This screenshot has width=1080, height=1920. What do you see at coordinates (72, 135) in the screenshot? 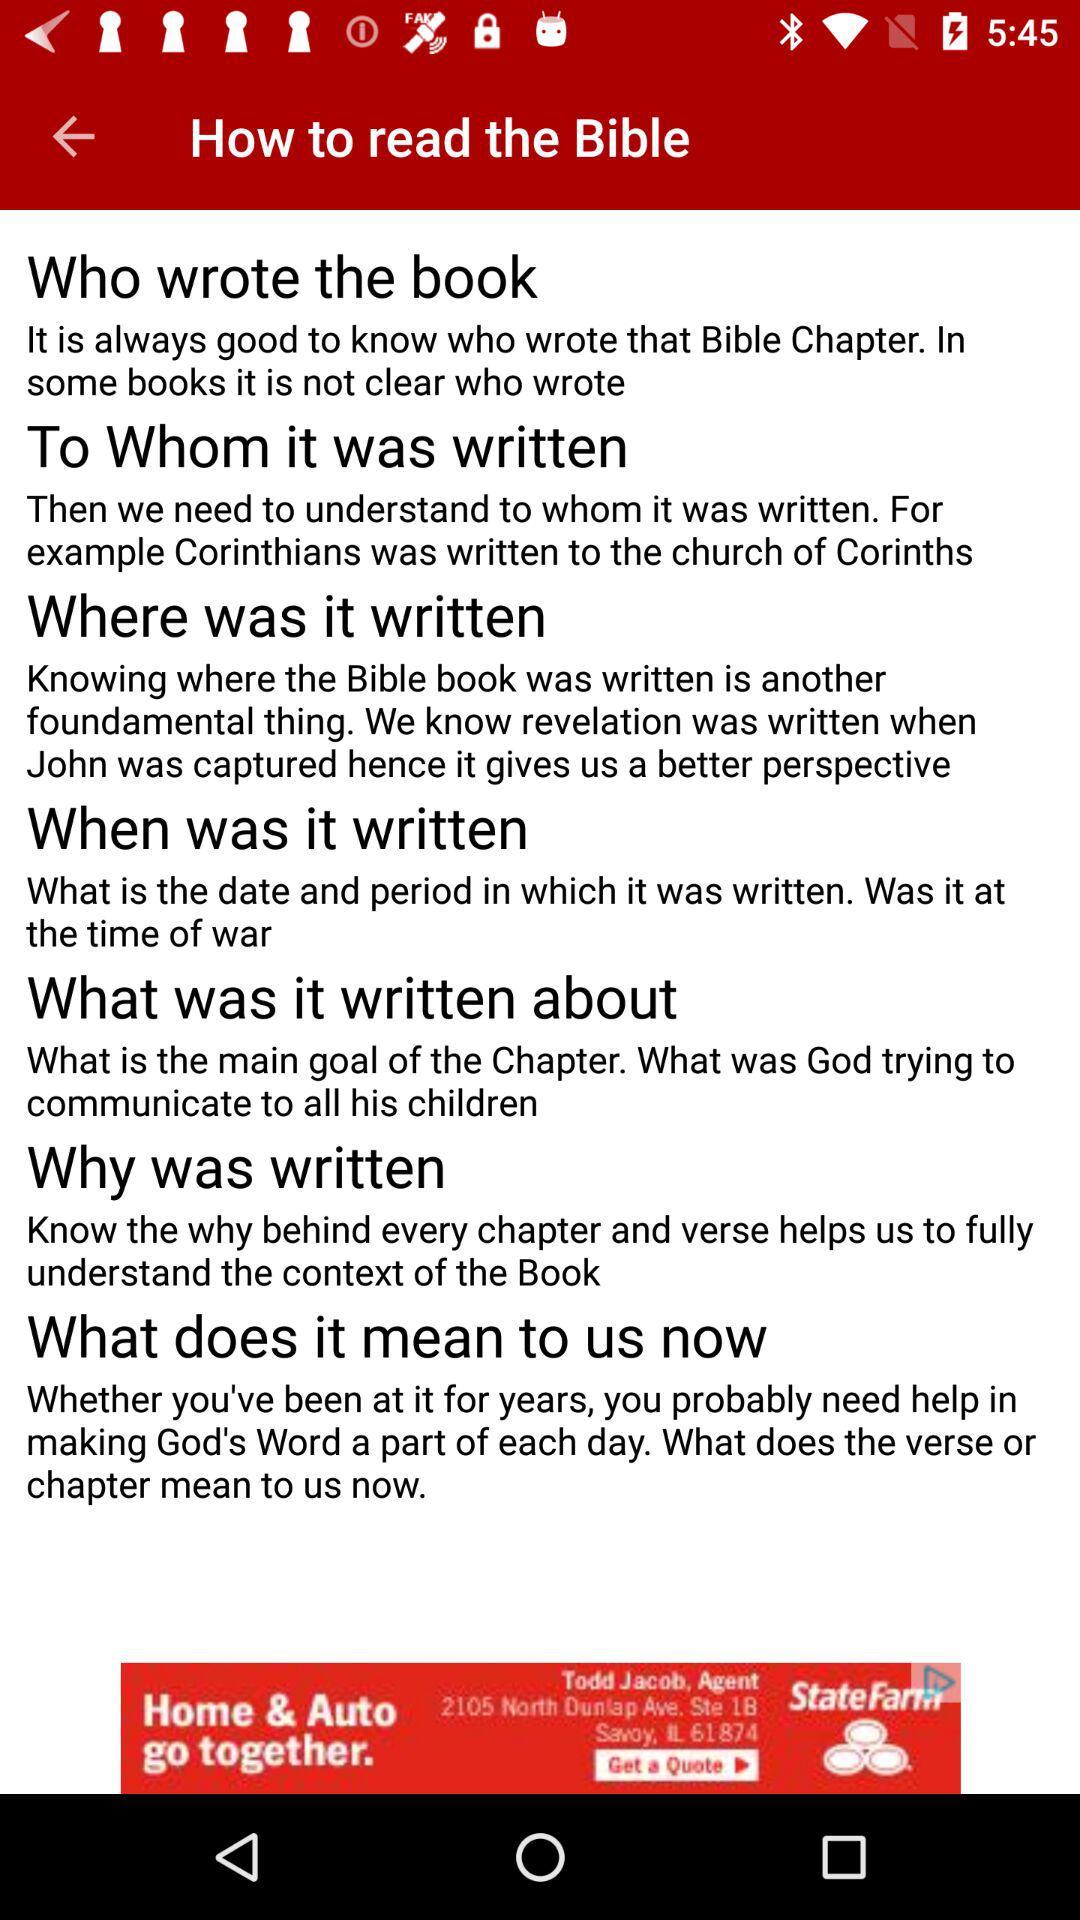
I see `back page` at bounding box center [72, 135].